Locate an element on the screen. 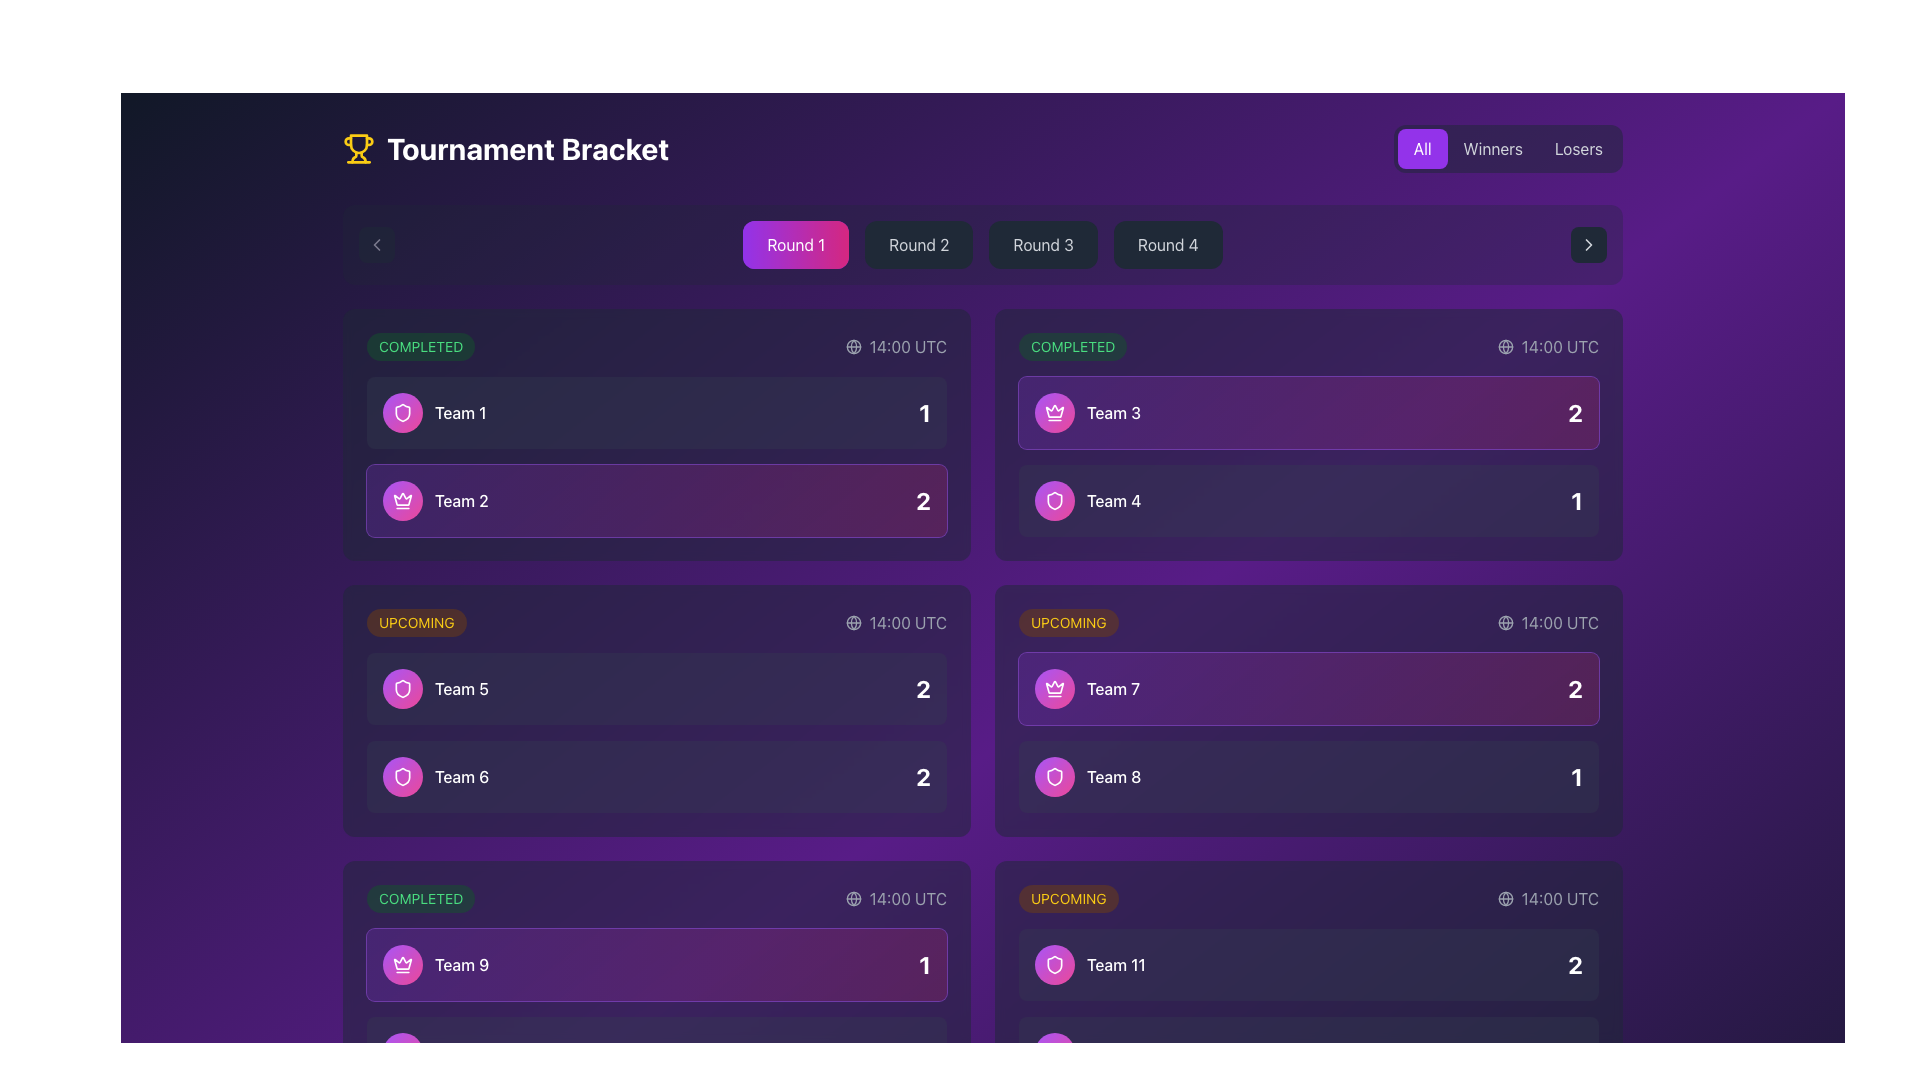  the 'Team 5' text label, which is styled with a white font color and medium weight, located prominently within its team entry card in the 'Upcoming' section is located at coordinates (460, 688).